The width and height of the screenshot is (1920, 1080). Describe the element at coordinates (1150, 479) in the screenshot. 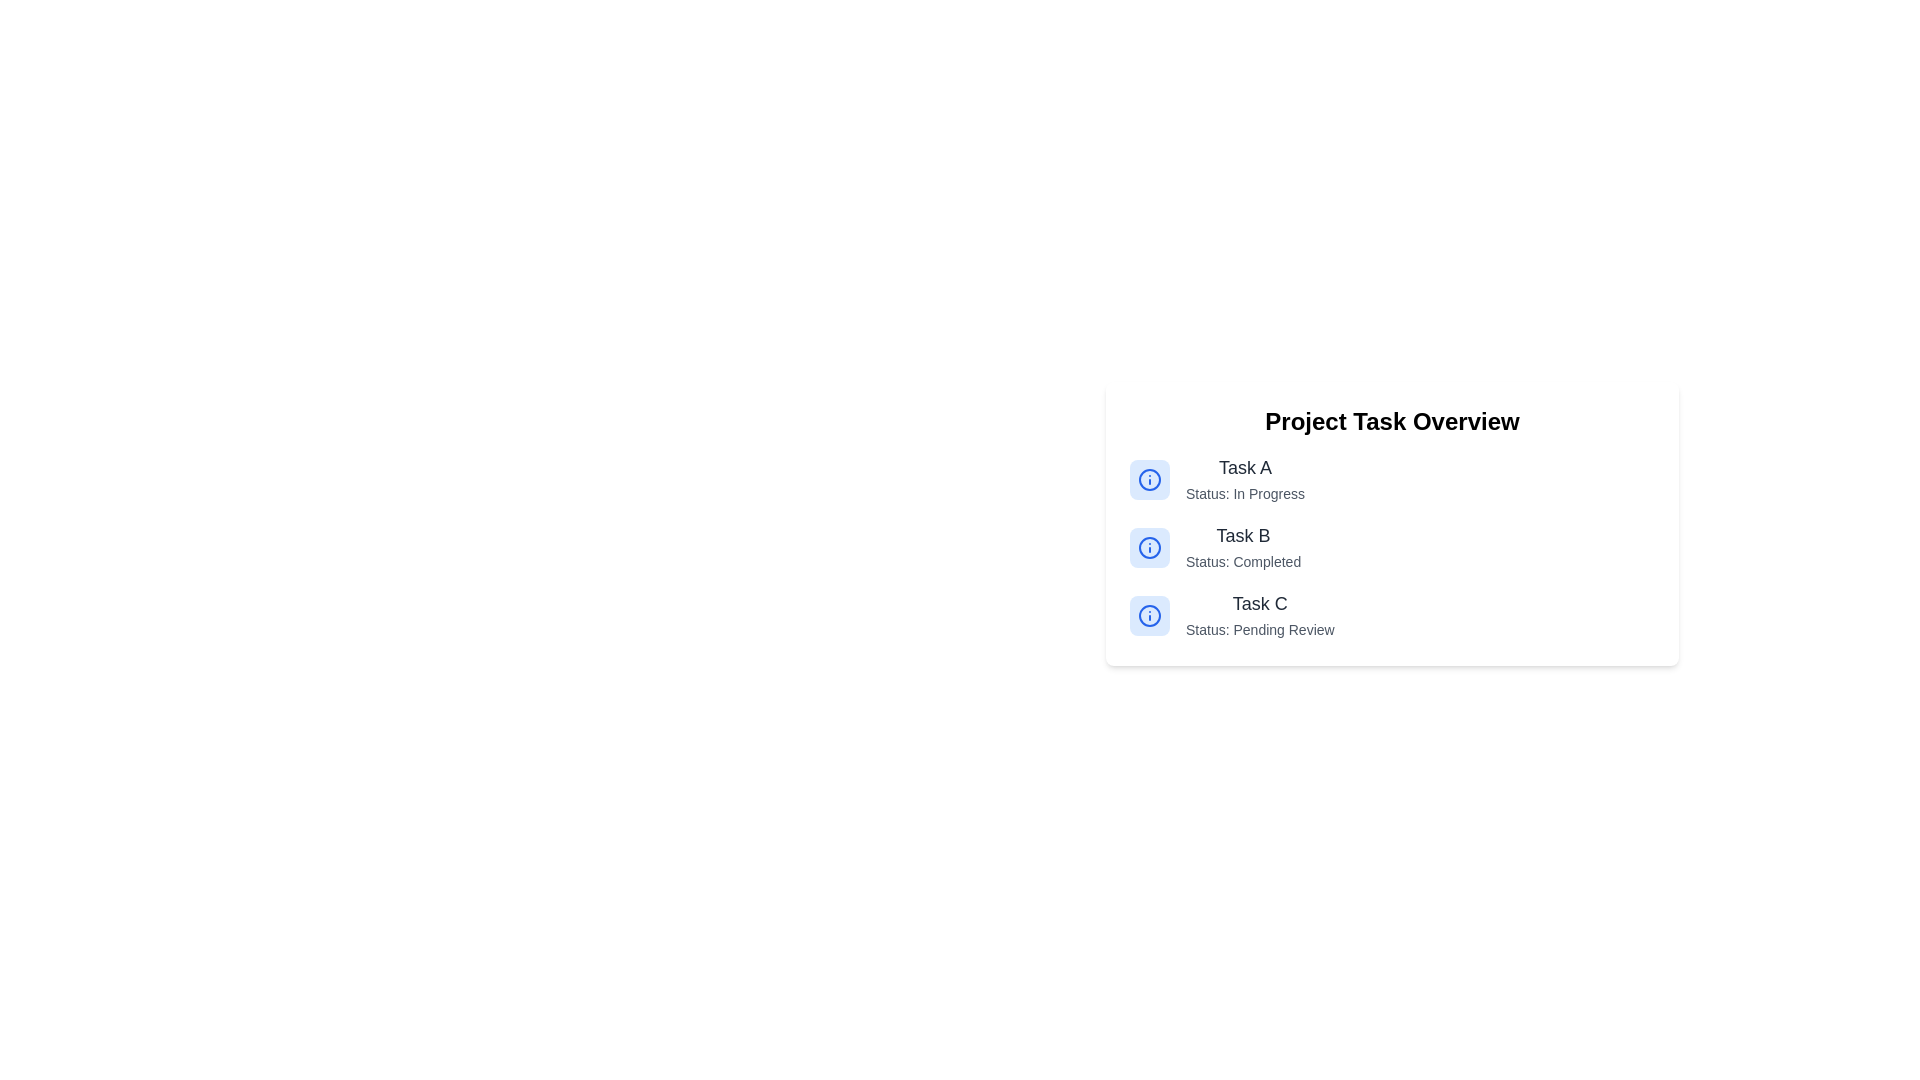

I see `the information indicator icon for 'Task A' located at the top of the vertical sequence in the 'Project Task Overview' card` at that location.